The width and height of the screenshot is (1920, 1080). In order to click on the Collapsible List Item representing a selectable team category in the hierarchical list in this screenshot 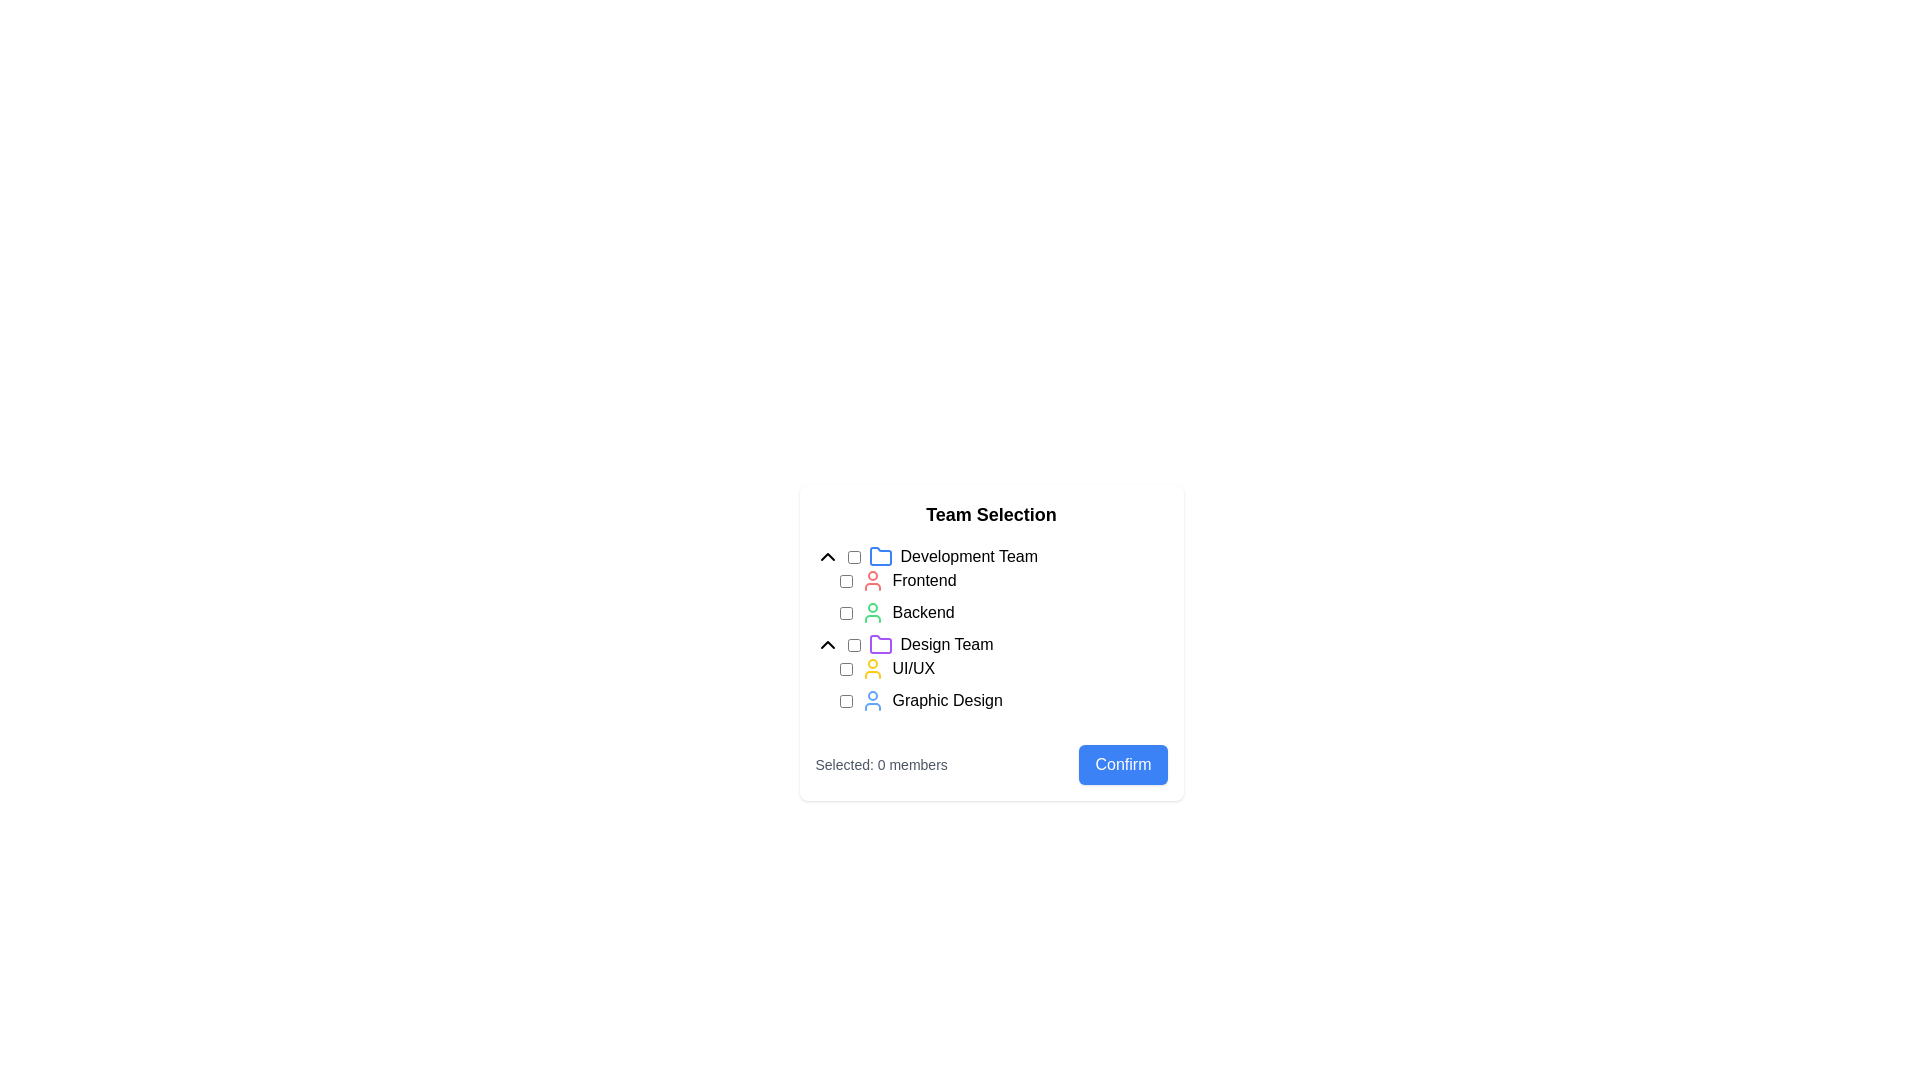, I will do `click(991, 644)`.